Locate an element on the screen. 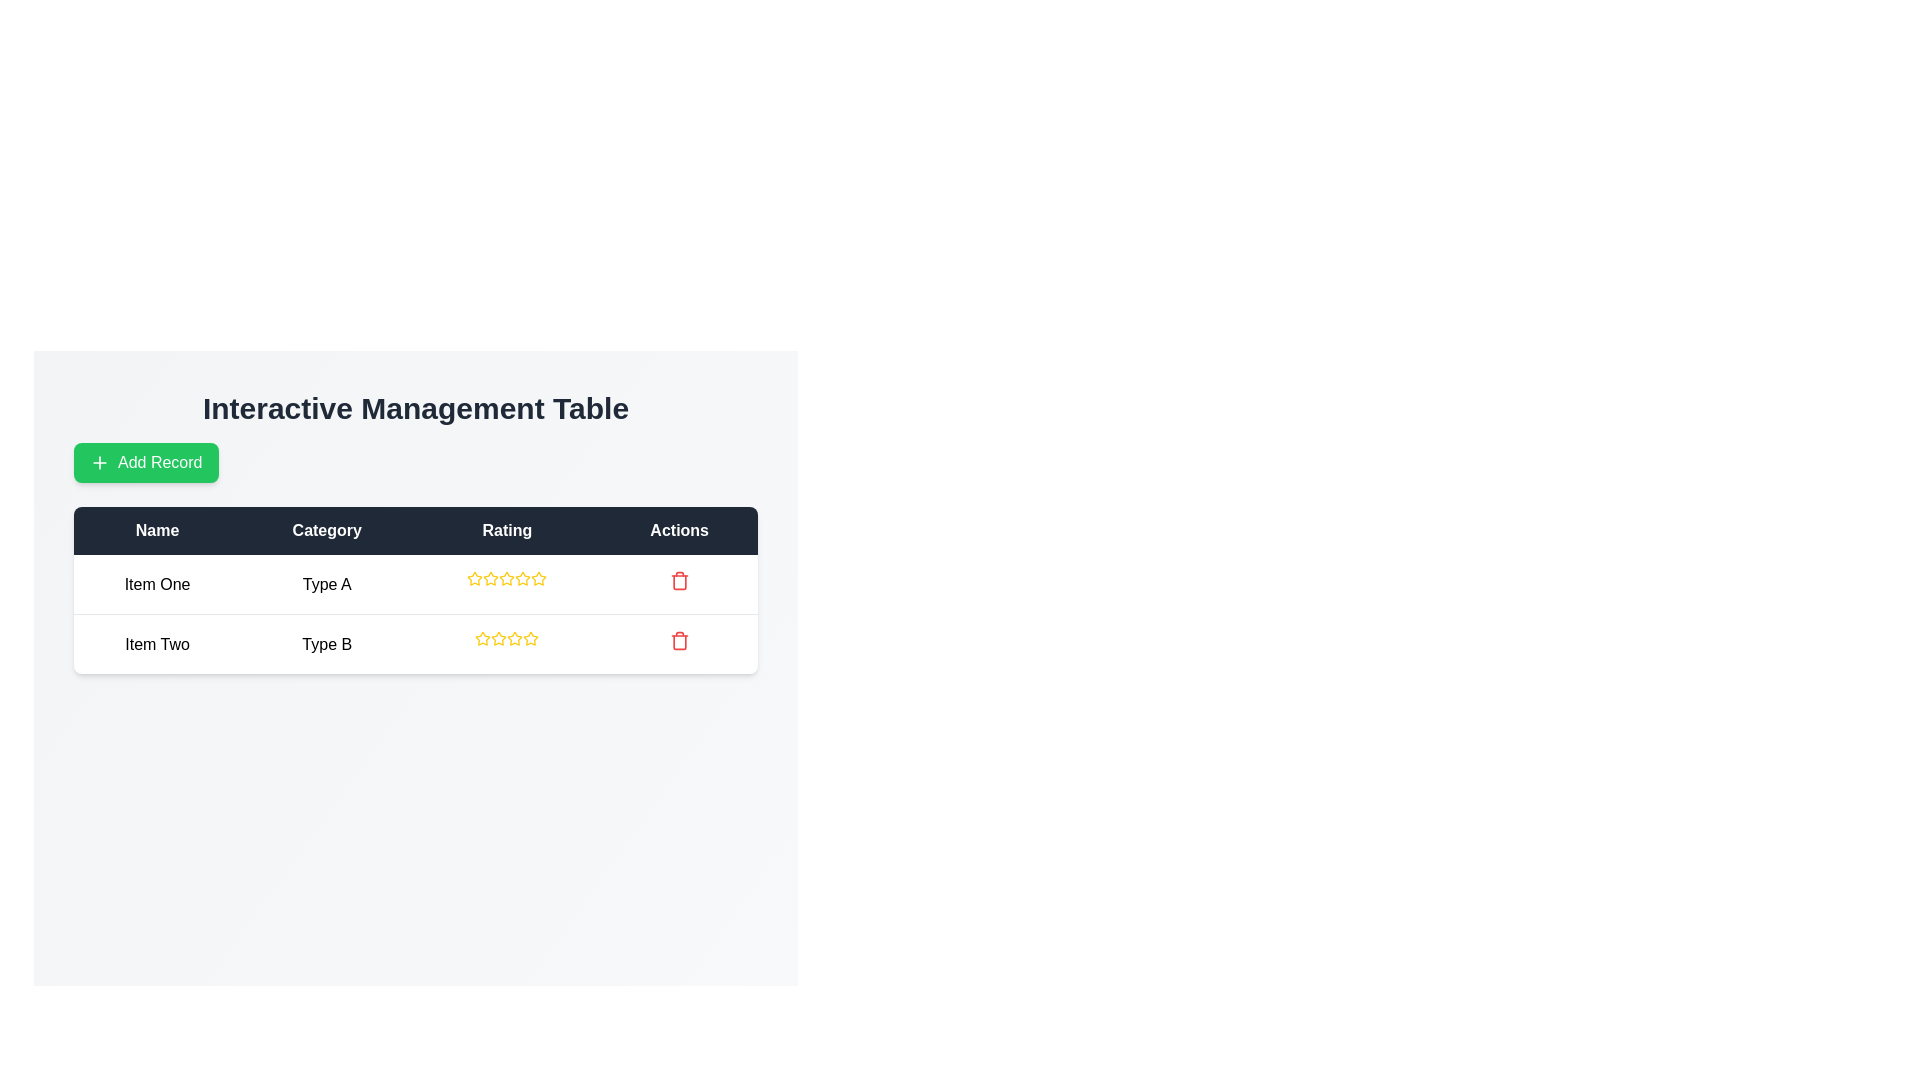  the button located below the header 'Interactive Management Table' is located at coordinates (145, 462).